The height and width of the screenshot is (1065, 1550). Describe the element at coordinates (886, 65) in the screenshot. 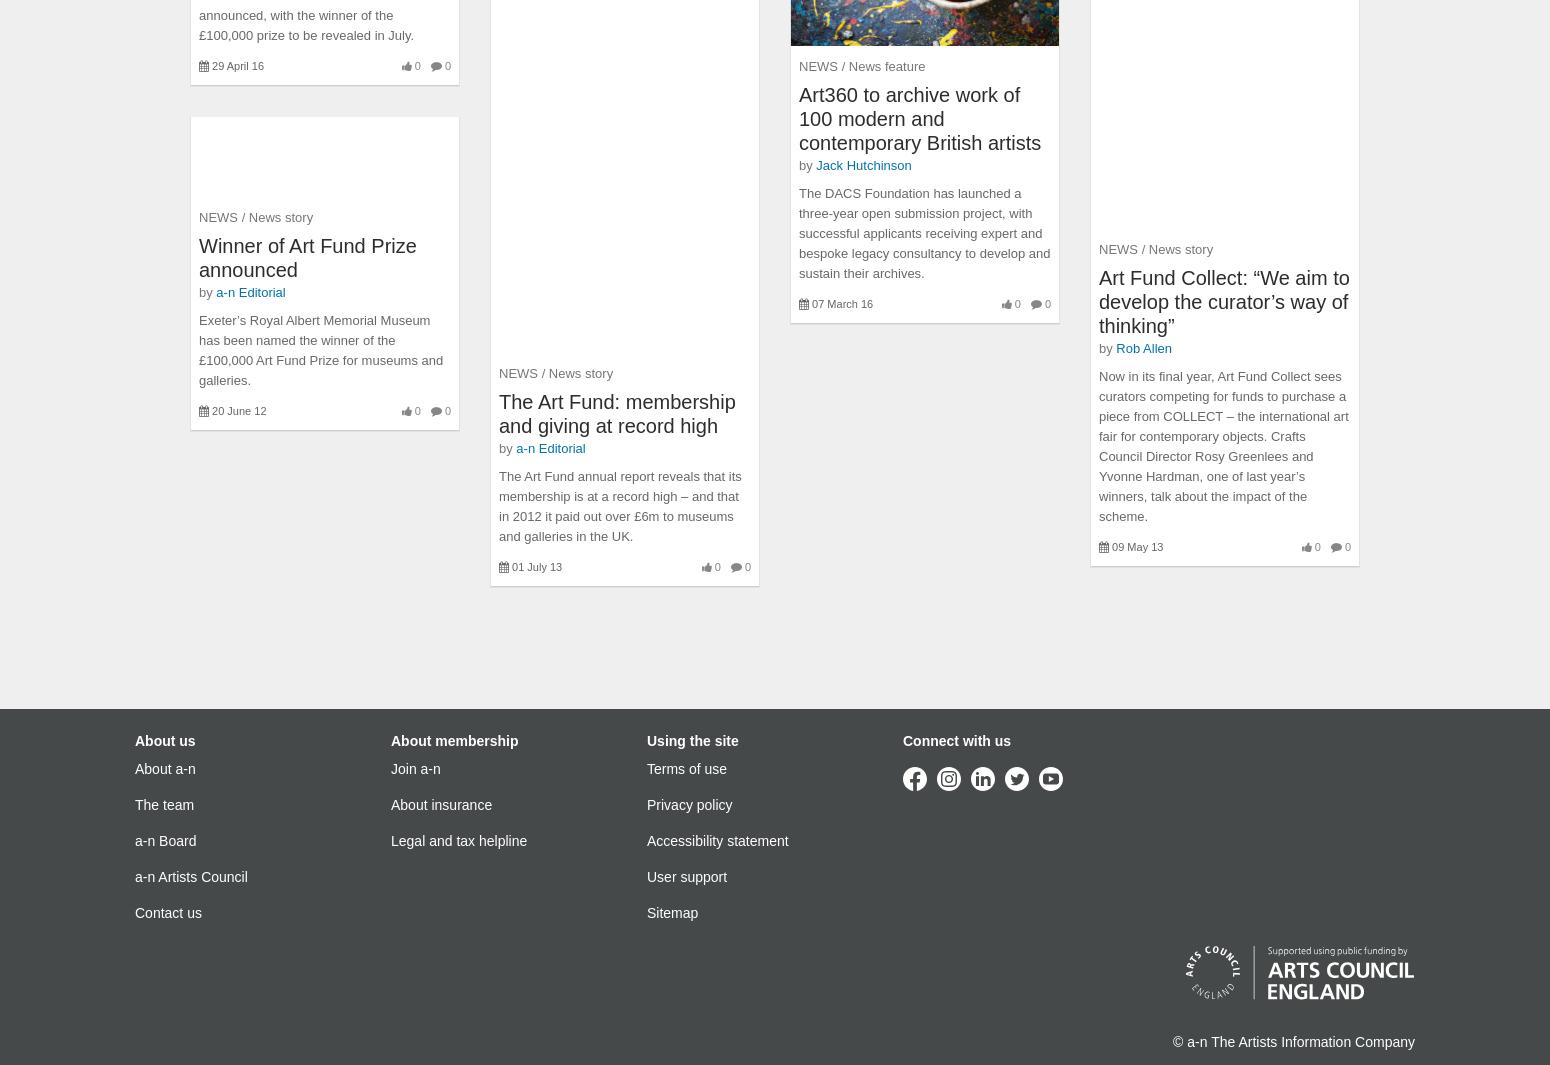

I see `'News feature'` at that location.